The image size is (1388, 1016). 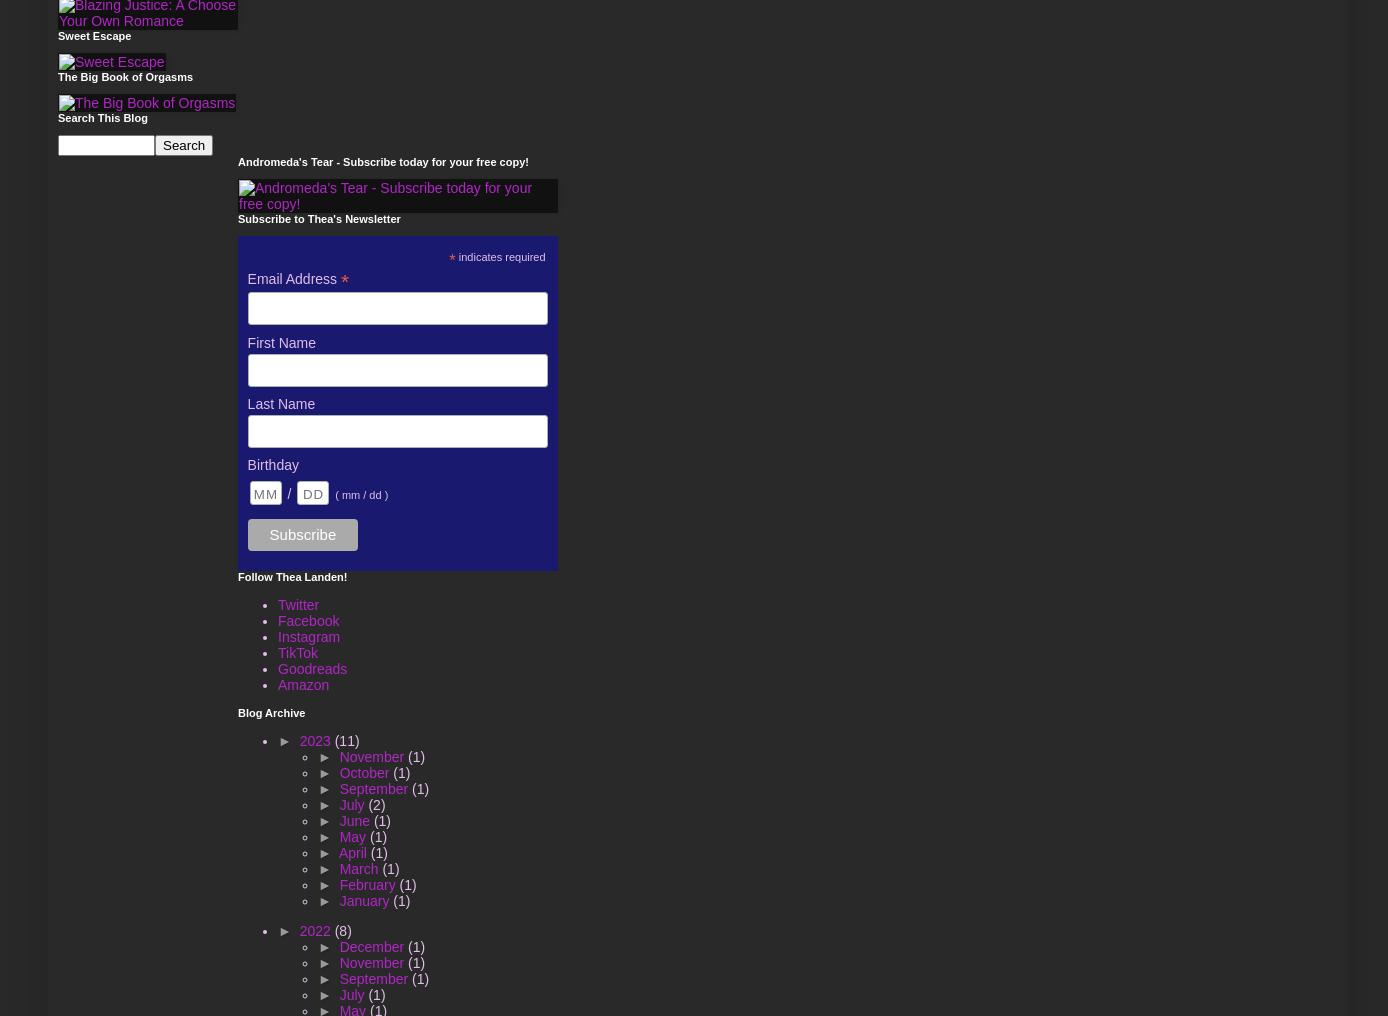 I want to click on 'January', so click(x=366, y=899).